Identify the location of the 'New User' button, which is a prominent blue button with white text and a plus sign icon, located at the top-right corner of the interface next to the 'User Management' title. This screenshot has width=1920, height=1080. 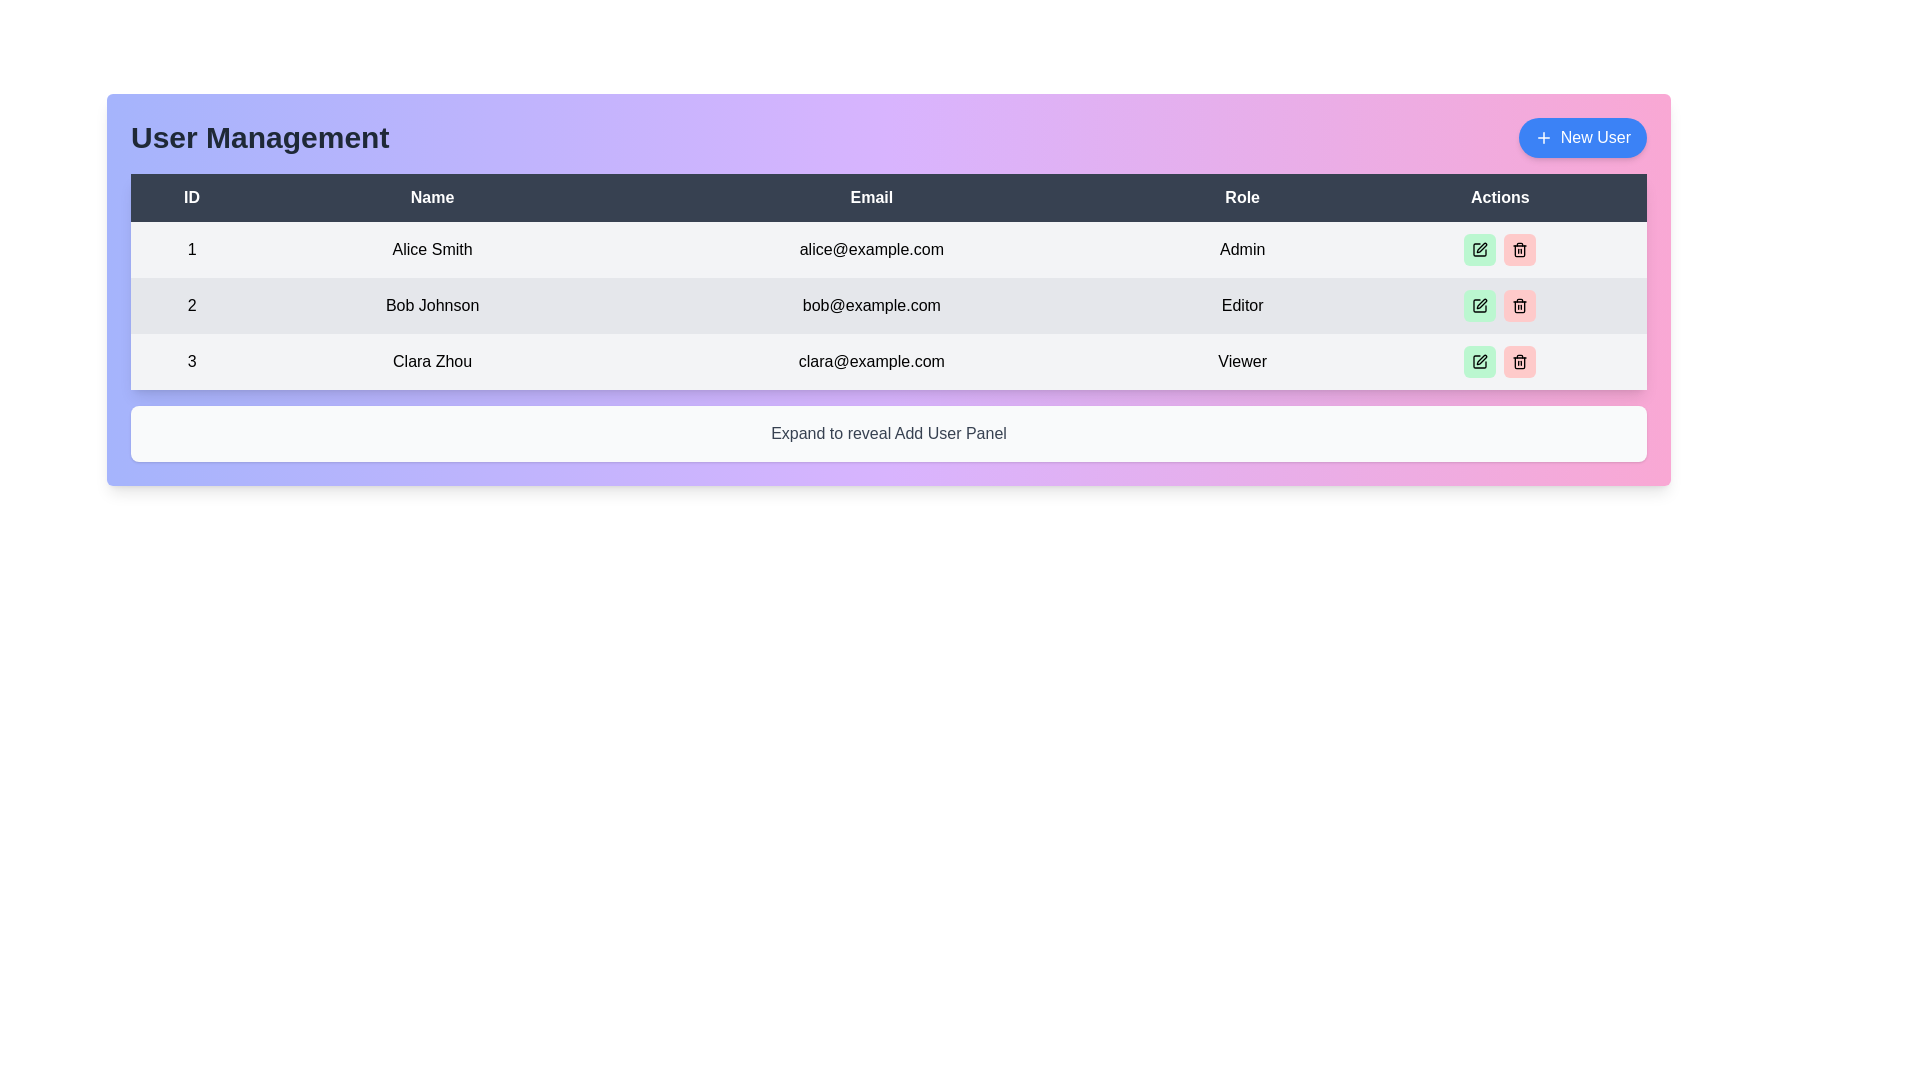
(1581, 137).